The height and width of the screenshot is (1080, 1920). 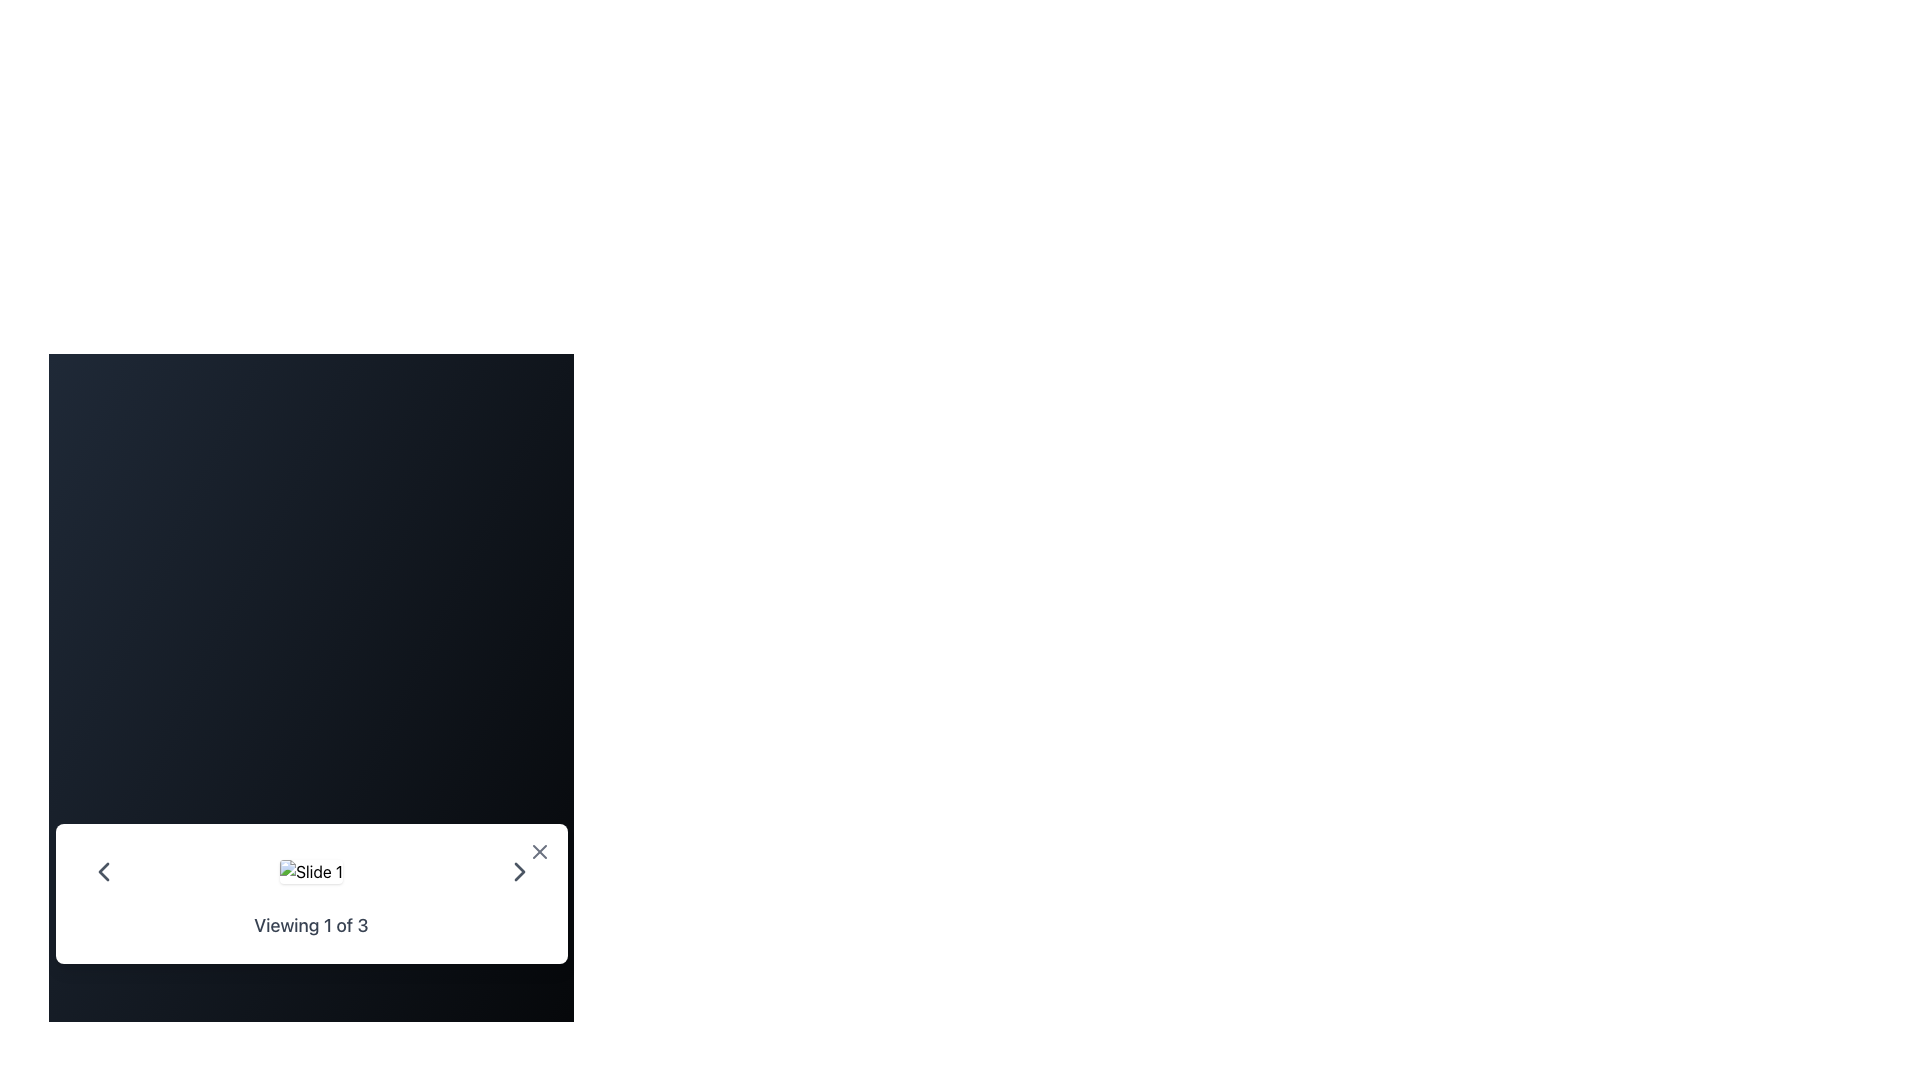 I want to click on the button with a rightward-pointing chevron icon located at the bottom right corner of the modal interface, so click(x=519, y=870).